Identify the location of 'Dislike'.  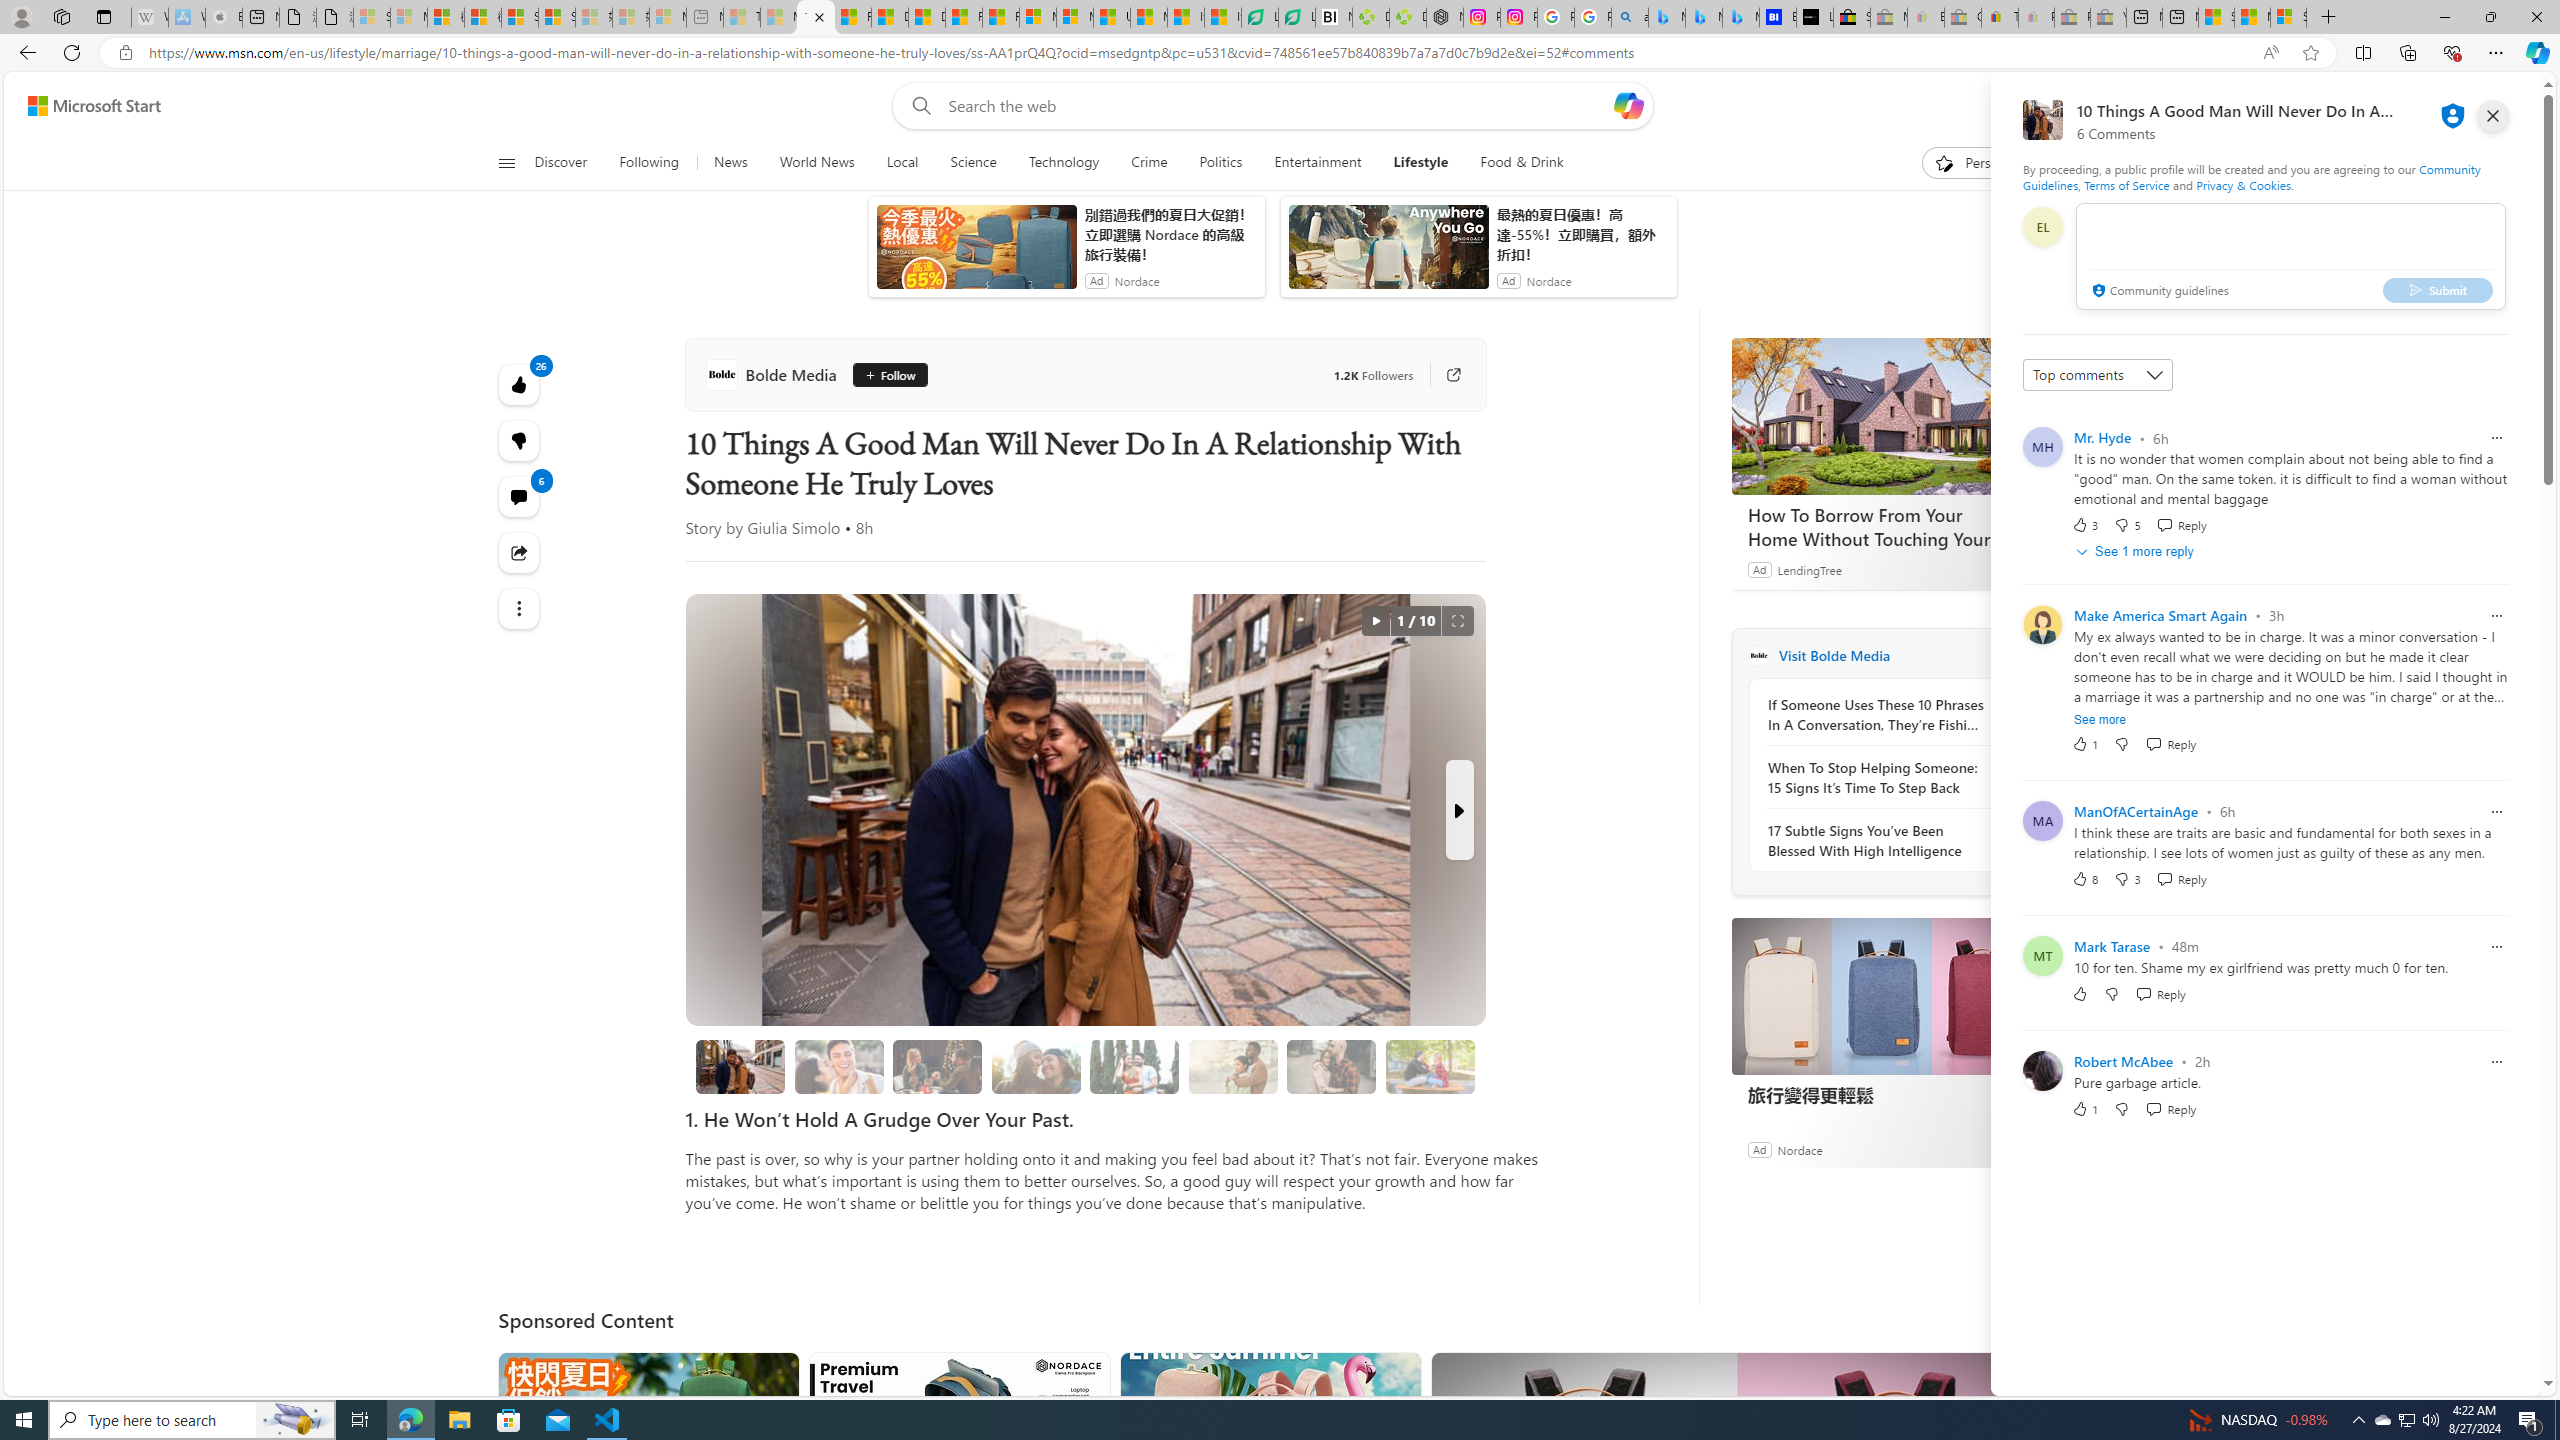
(2123, 1107).